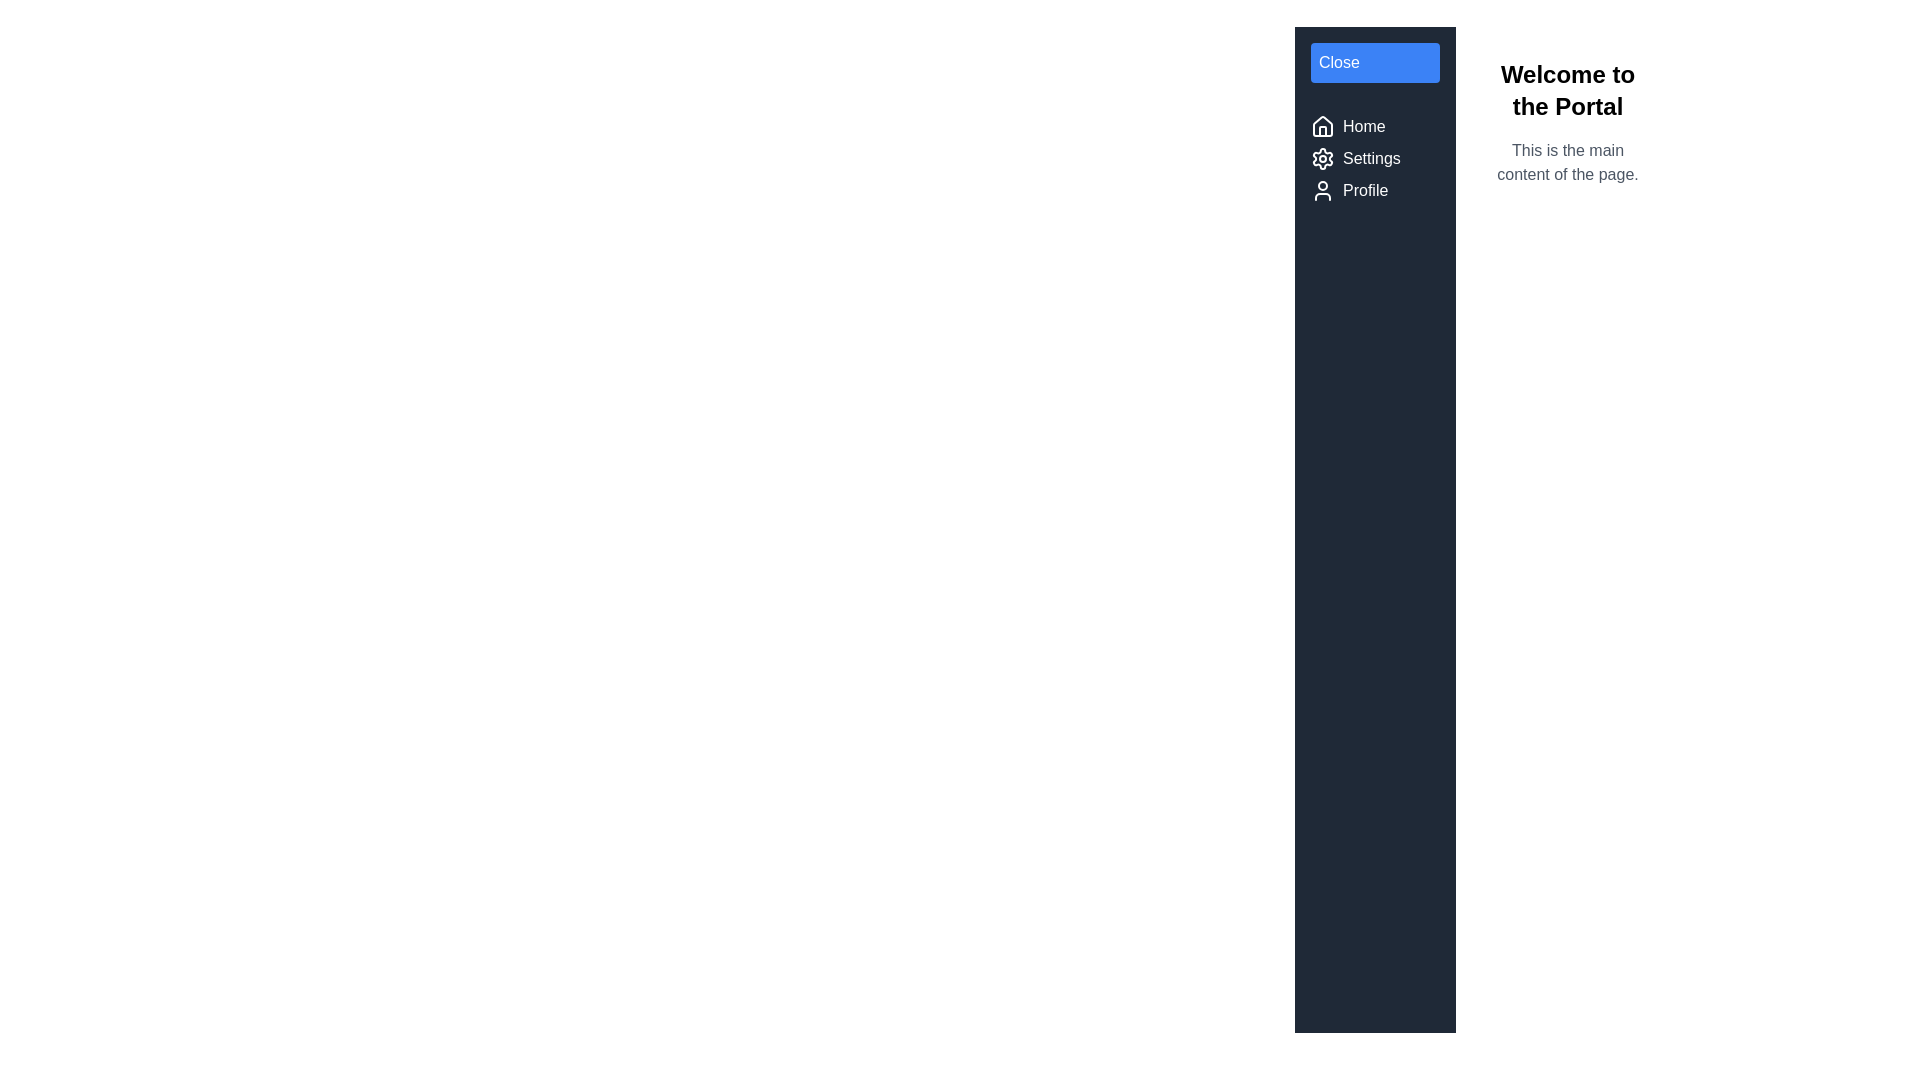 This screenshot has height=1080, width=1920. What do you see at coordinates (1362, 127) in the screenshot?
I see `the 'Home' text label in the vertical navigation menu, which indicates navigation to the homepage or dashboard of the application` at bounding box center [1362, 127].